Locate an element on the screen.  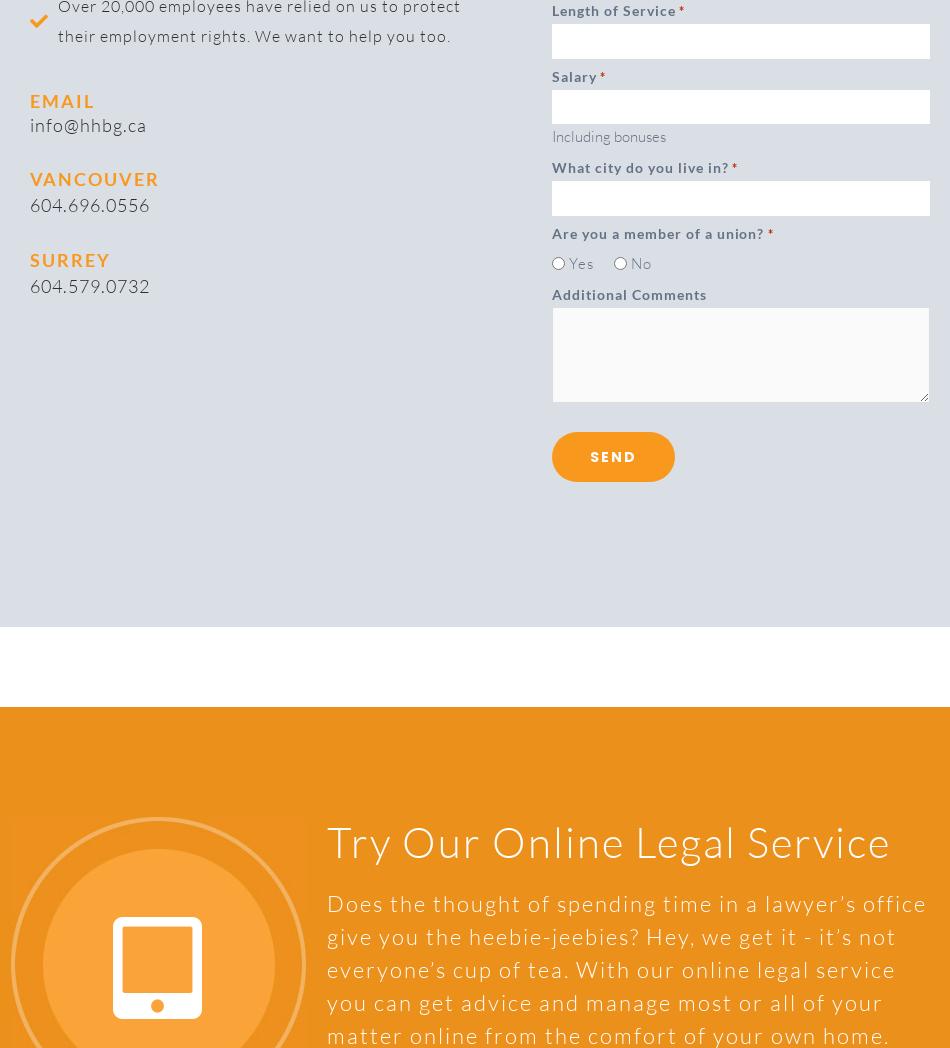
'Try Our Online Legal Service' is located at coordinates (325, 840).